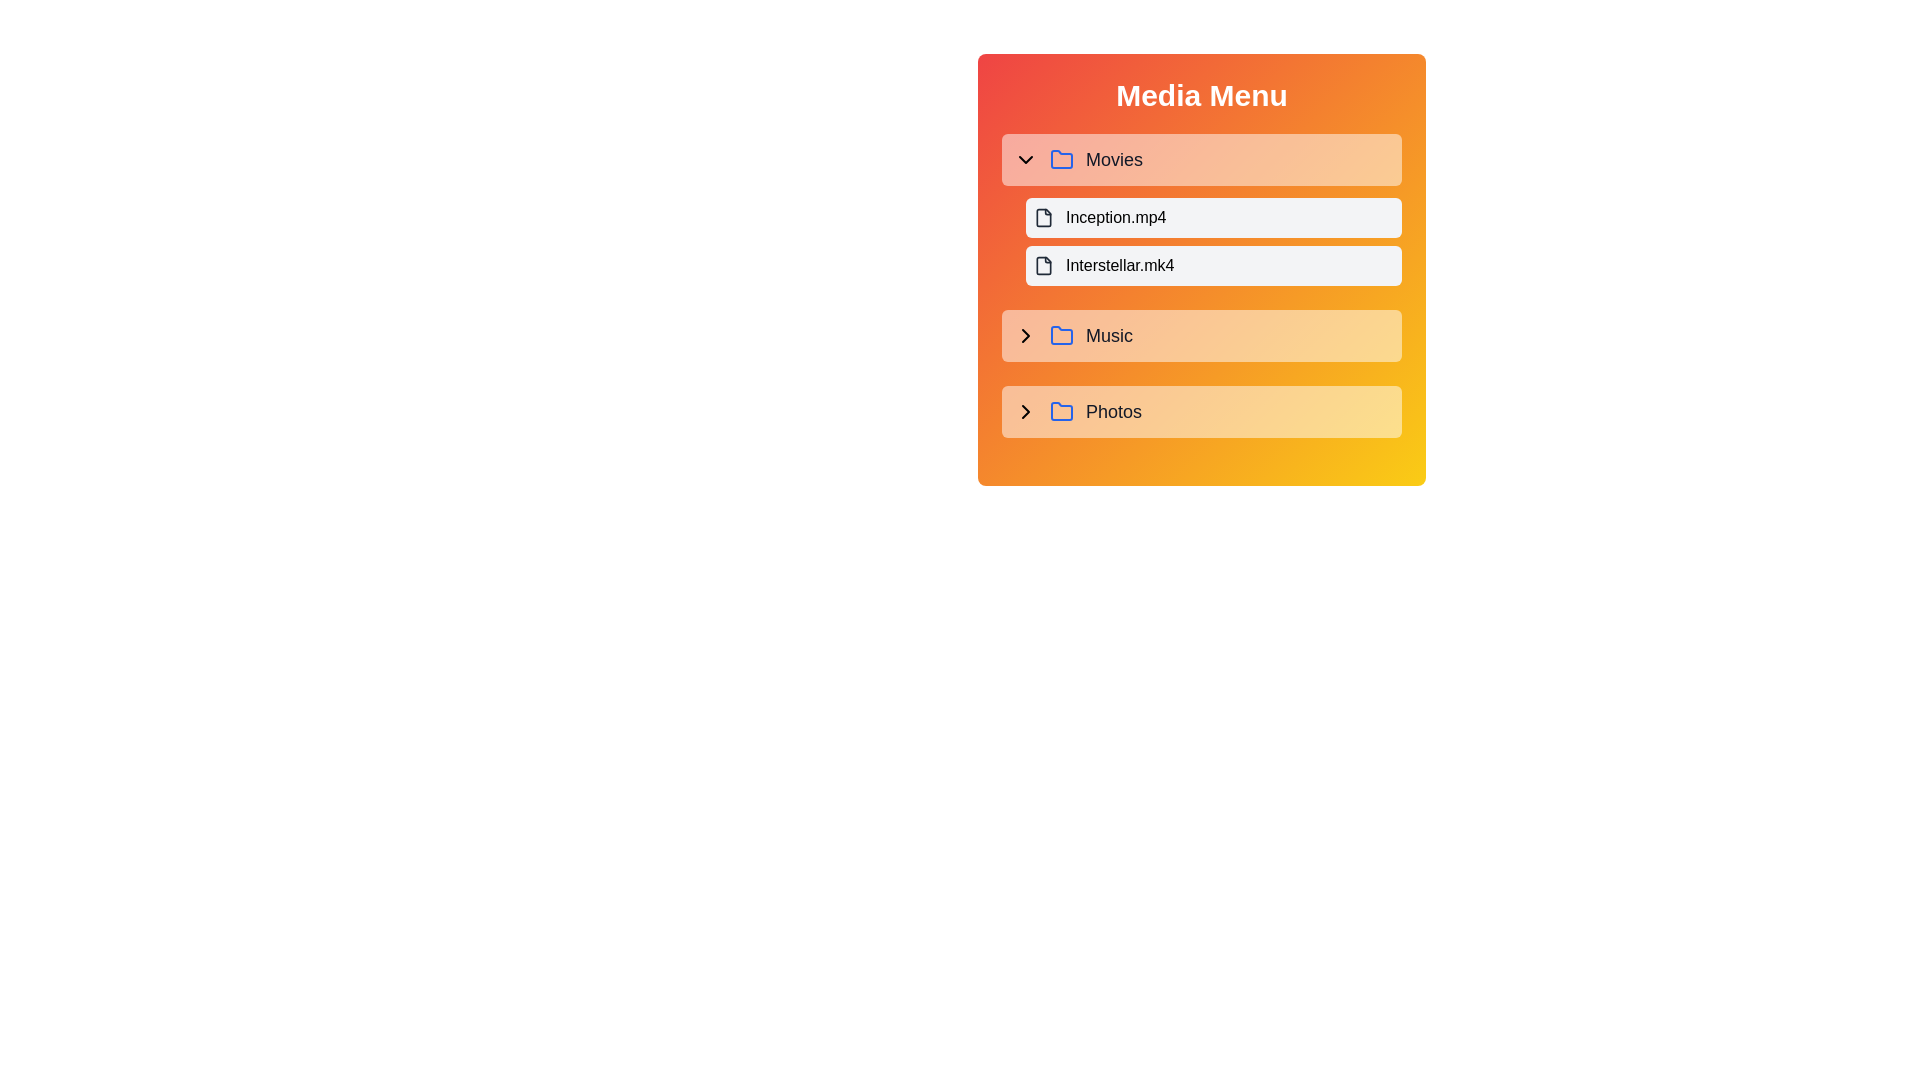  I want to click on the 'Photos' Folder menu item, which is located within a menu panel with a gradient orange background, featuring a blue folder icon and a right arrow icon, positioned as the third main category below 'Movies' and 'Music', so click(1077, 411).